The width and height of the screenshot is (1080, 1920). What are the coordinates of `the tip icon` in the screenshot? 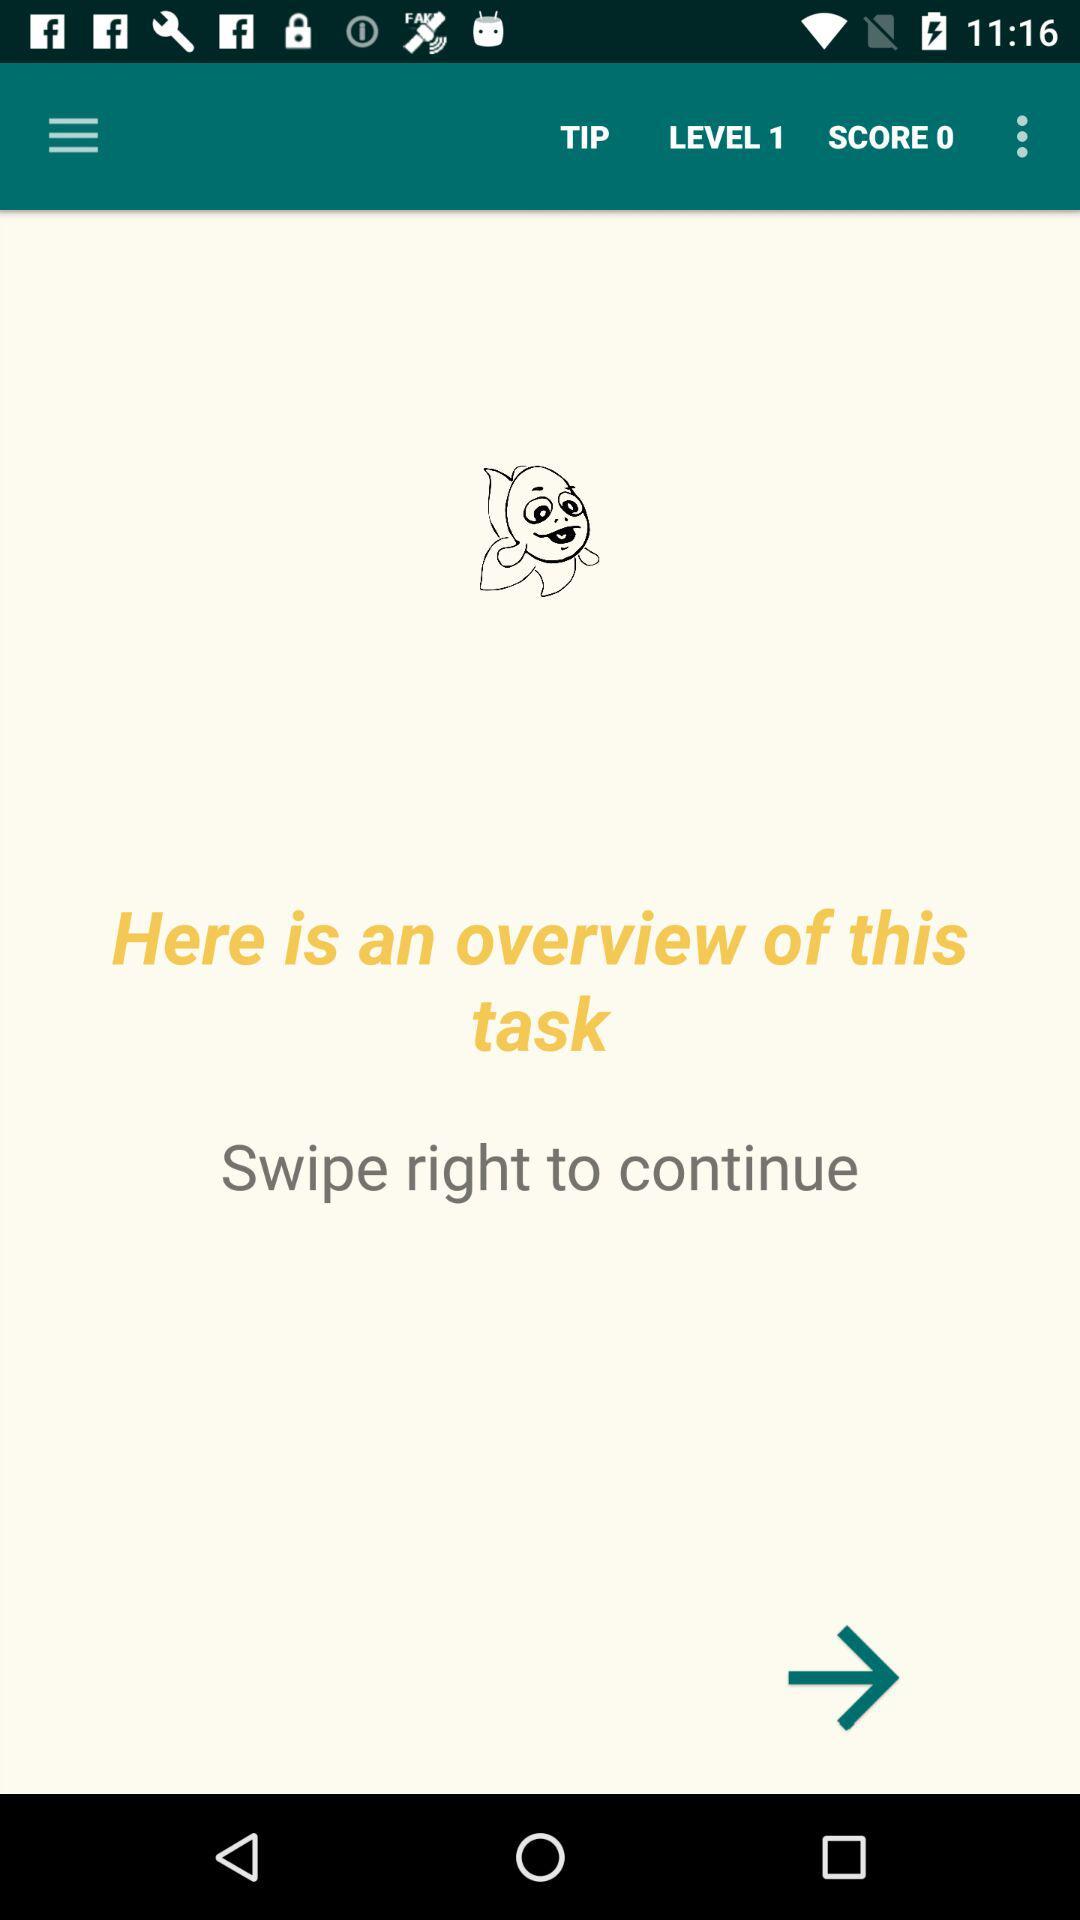 It's located at (585, 135).